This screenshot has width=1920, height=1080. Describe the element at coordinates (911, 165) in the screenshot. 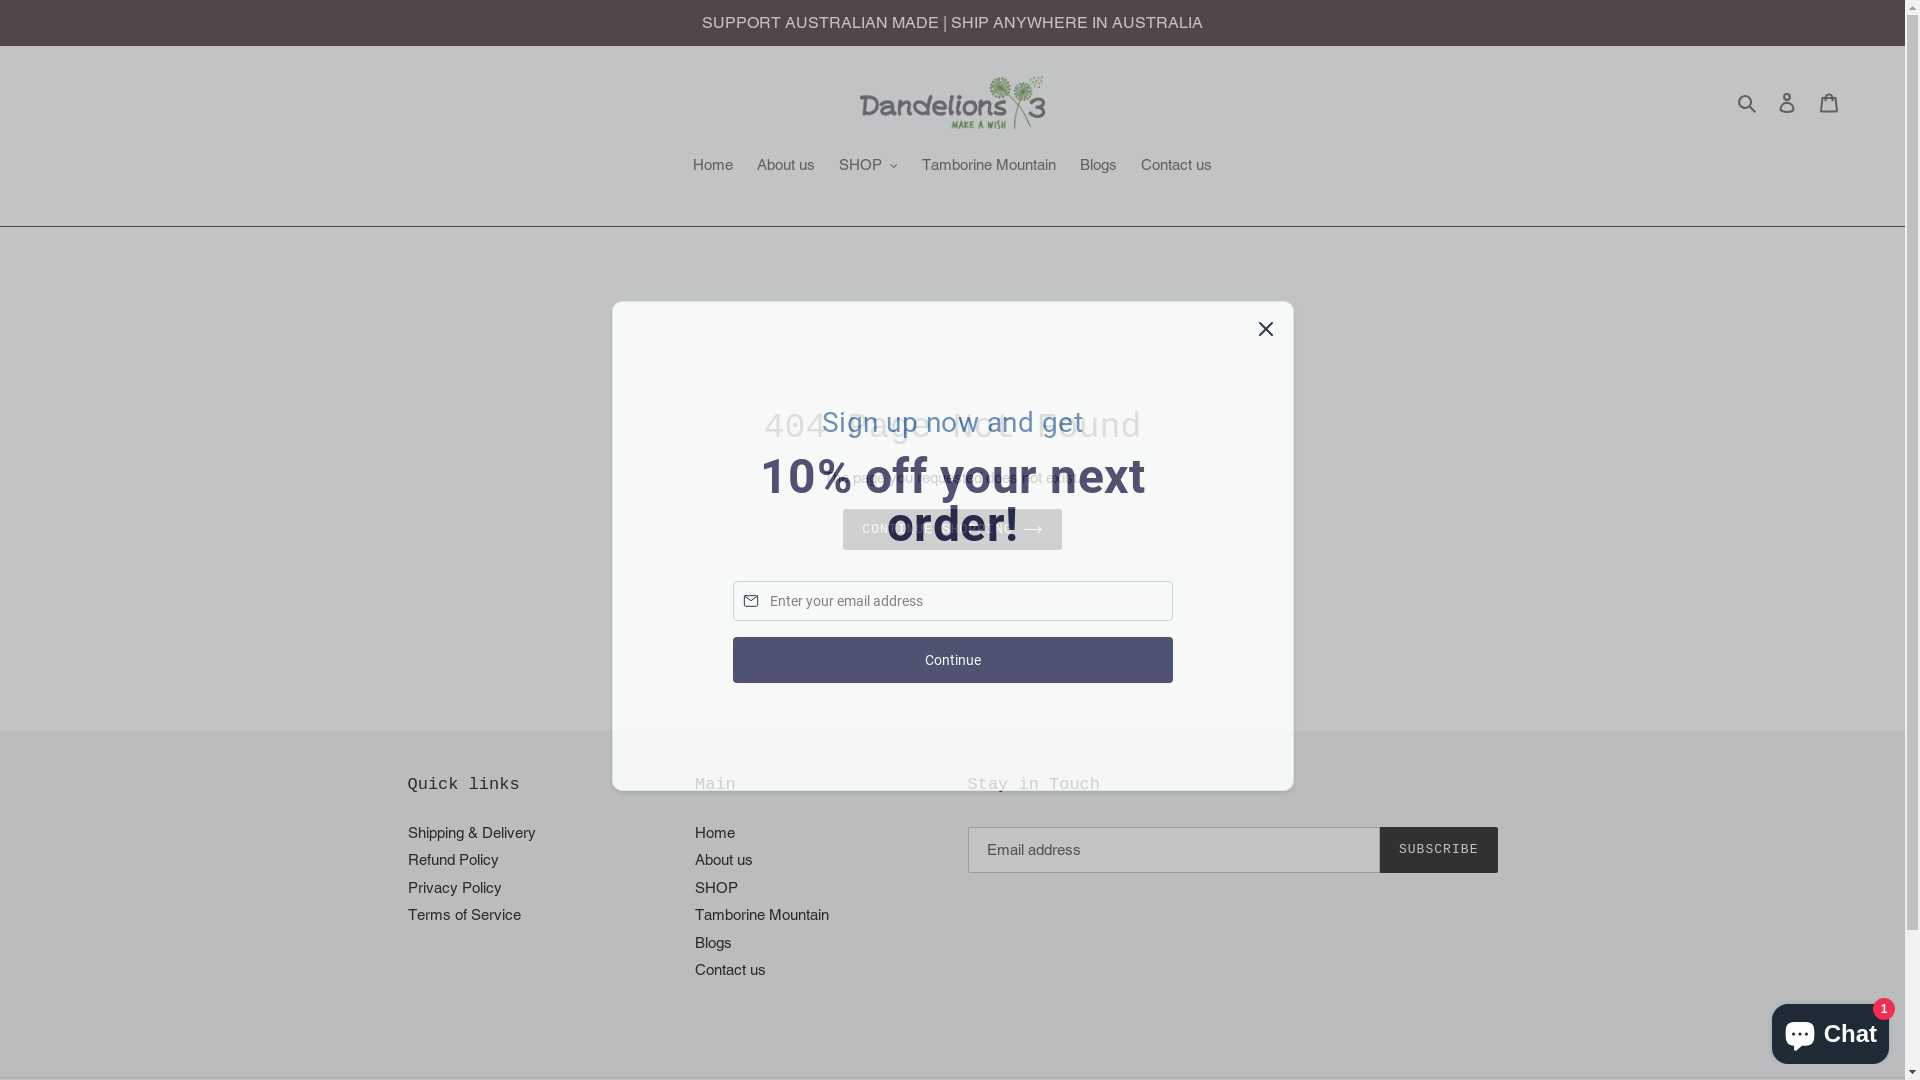

I see `'Tamborine Mountain'` at that location.